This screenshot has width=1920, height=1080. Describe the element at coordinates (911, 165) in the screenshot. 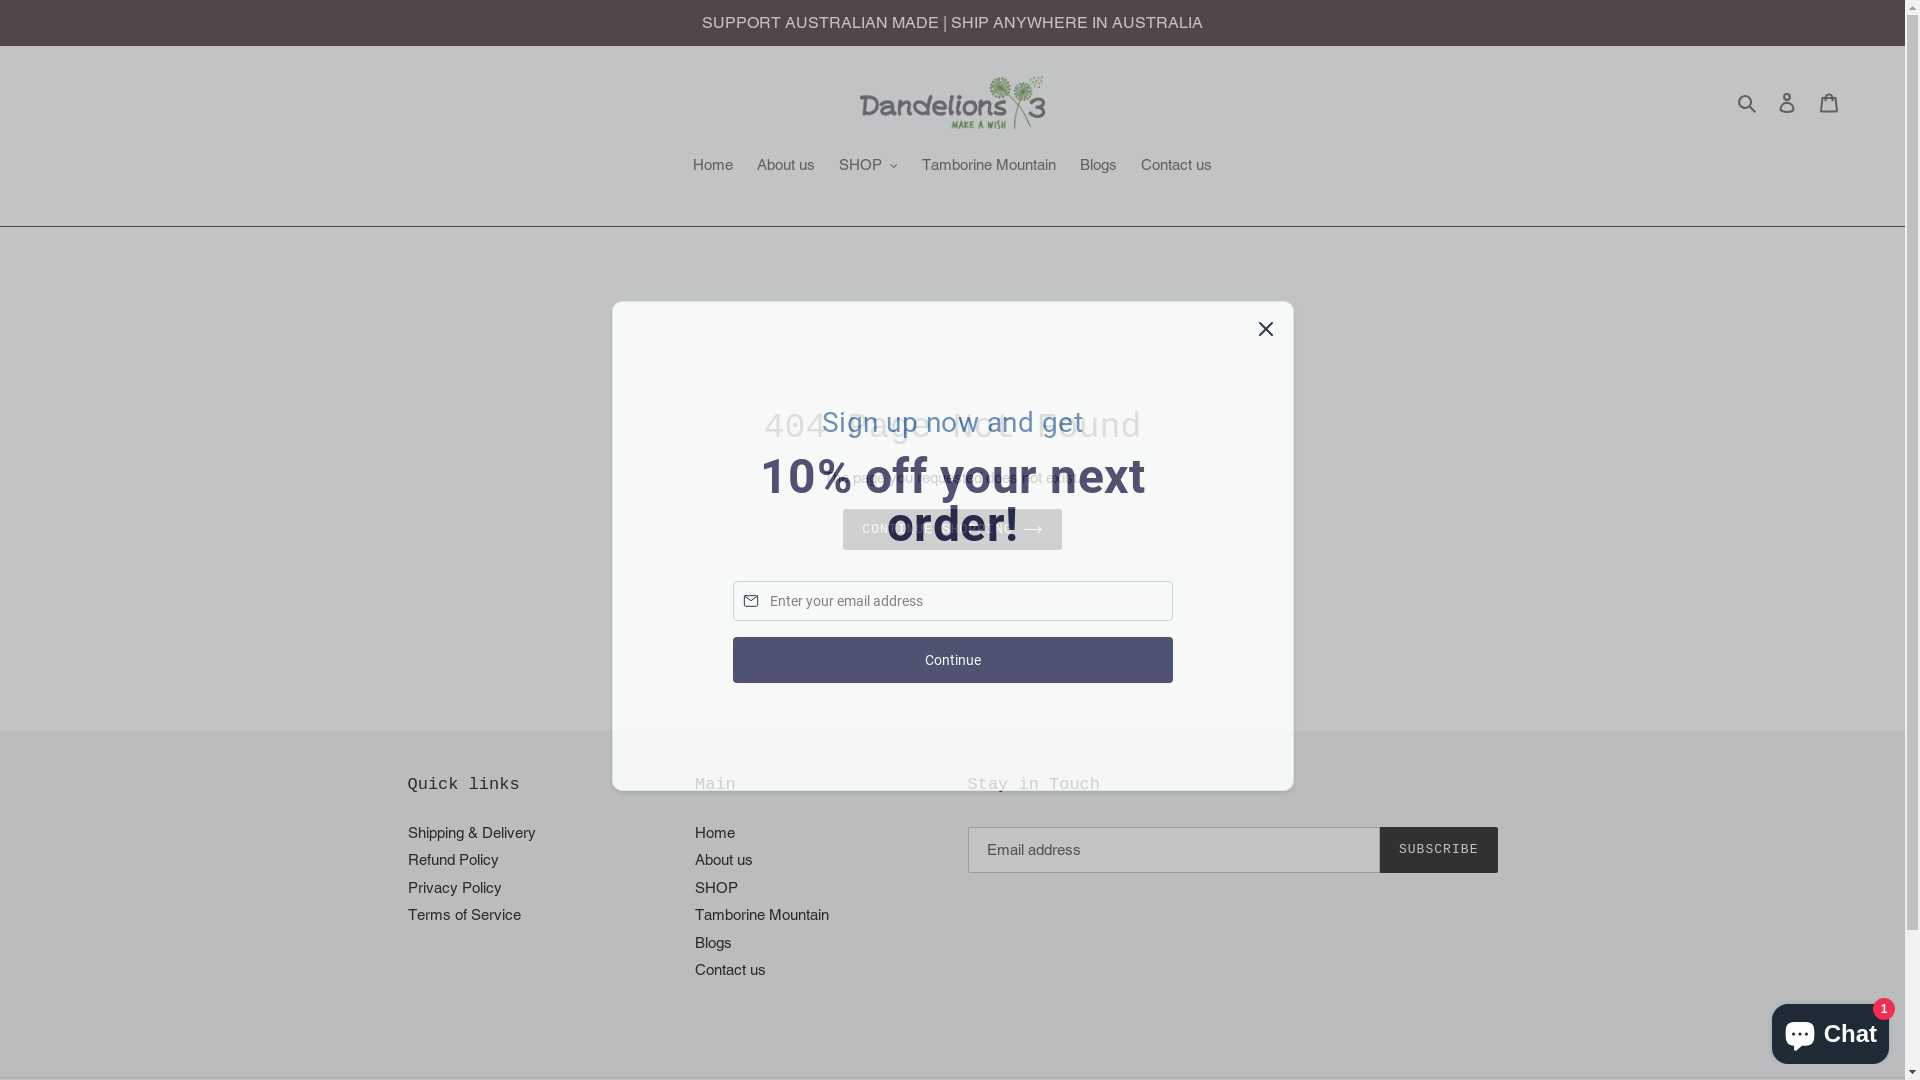

I see `'Tamborine Mountain'` at that location.